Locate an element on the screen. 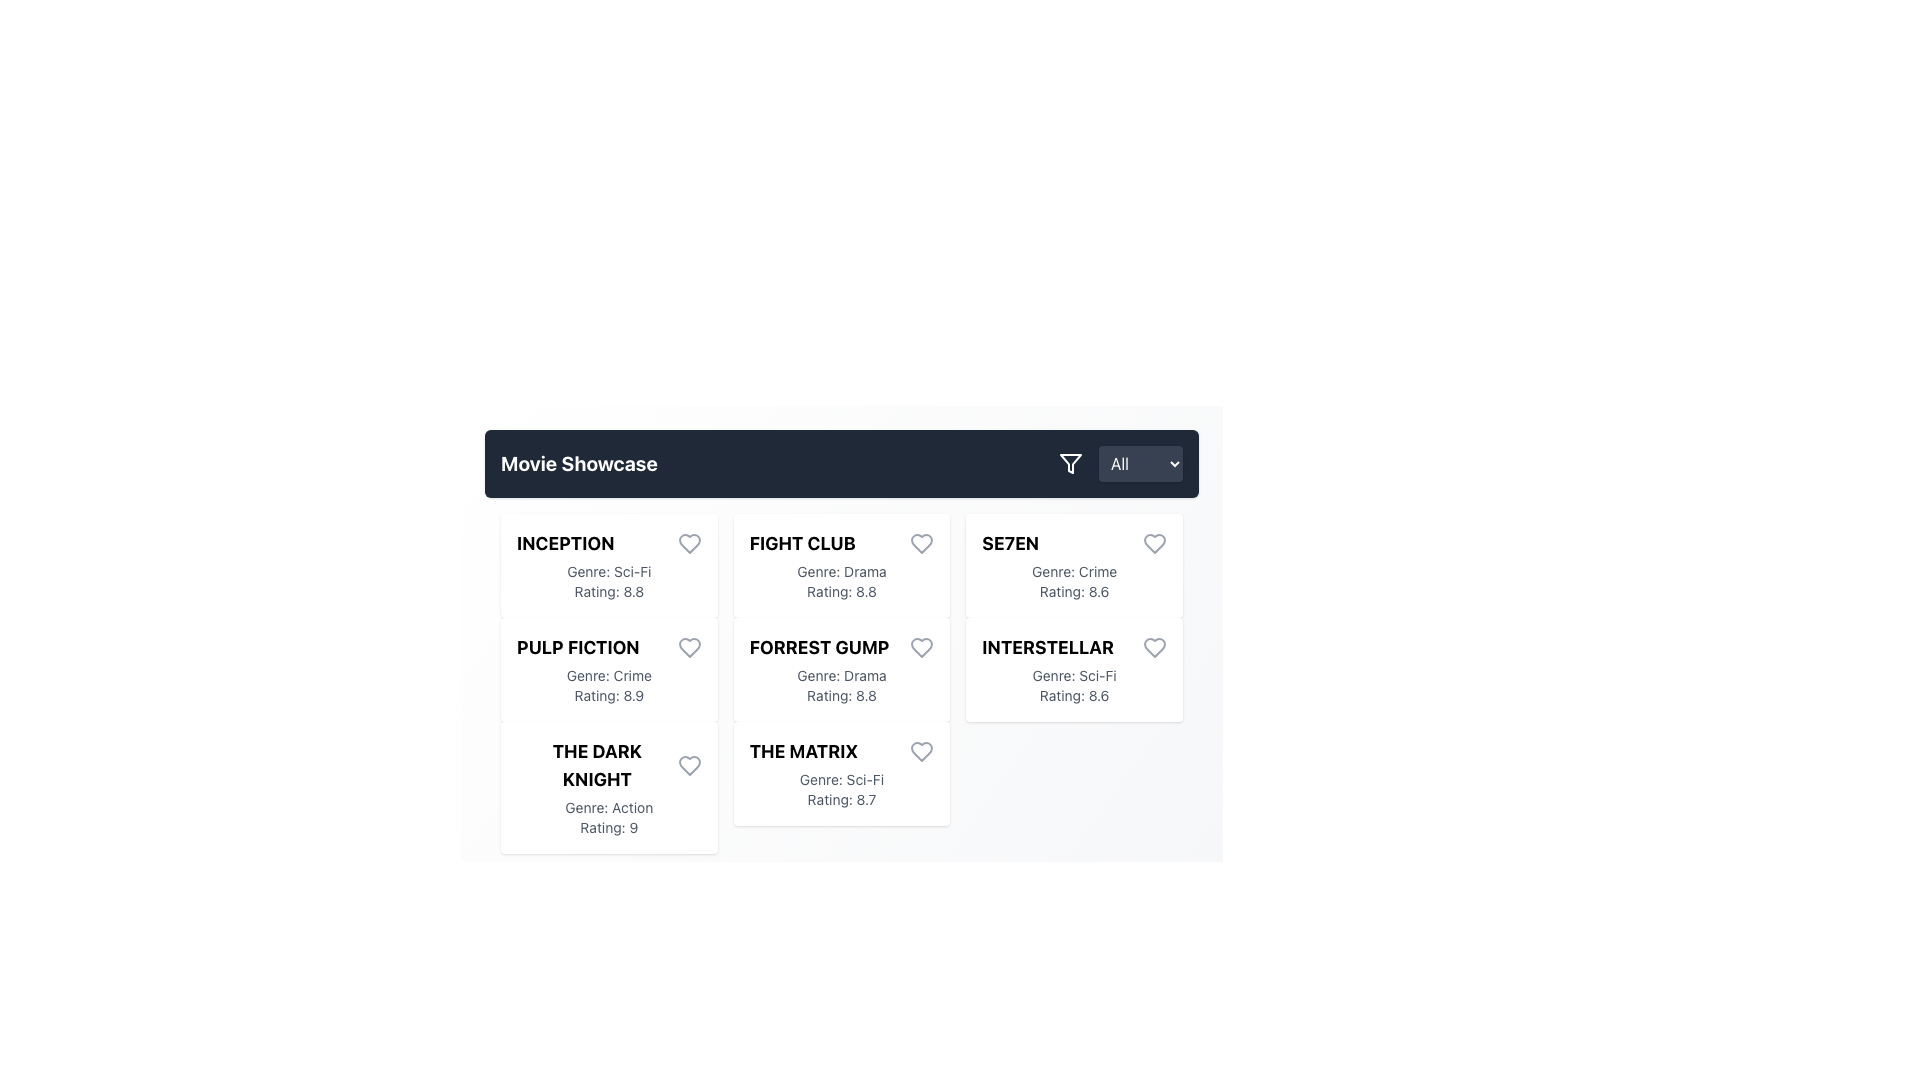 The width and height of the screenshot is (1920, 1080). the heart-shaped icon in the top-right corner of the 'SE7EN' movie card to mark it as favorite is located at coordinates (1154, 543).